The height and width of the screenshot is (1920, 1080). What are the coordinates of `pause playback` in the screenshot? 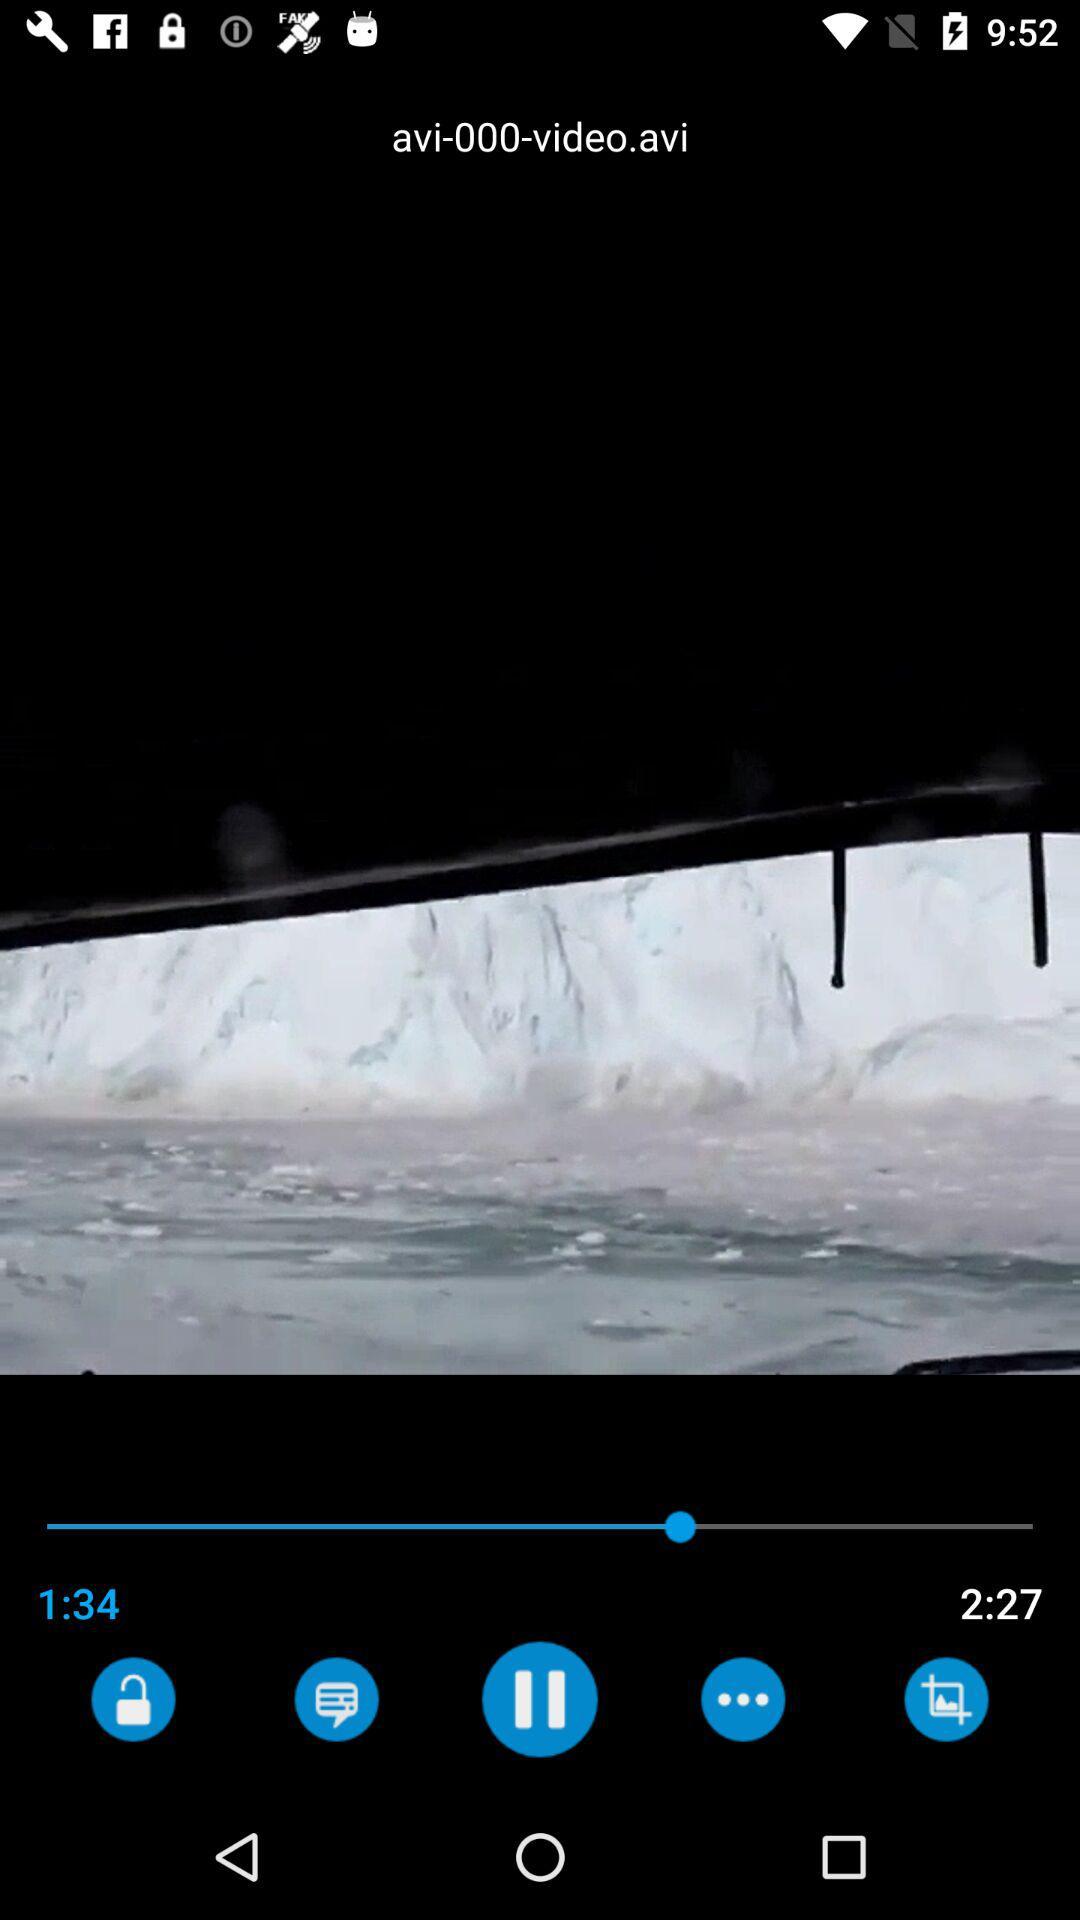 It's located at (538, 1698).